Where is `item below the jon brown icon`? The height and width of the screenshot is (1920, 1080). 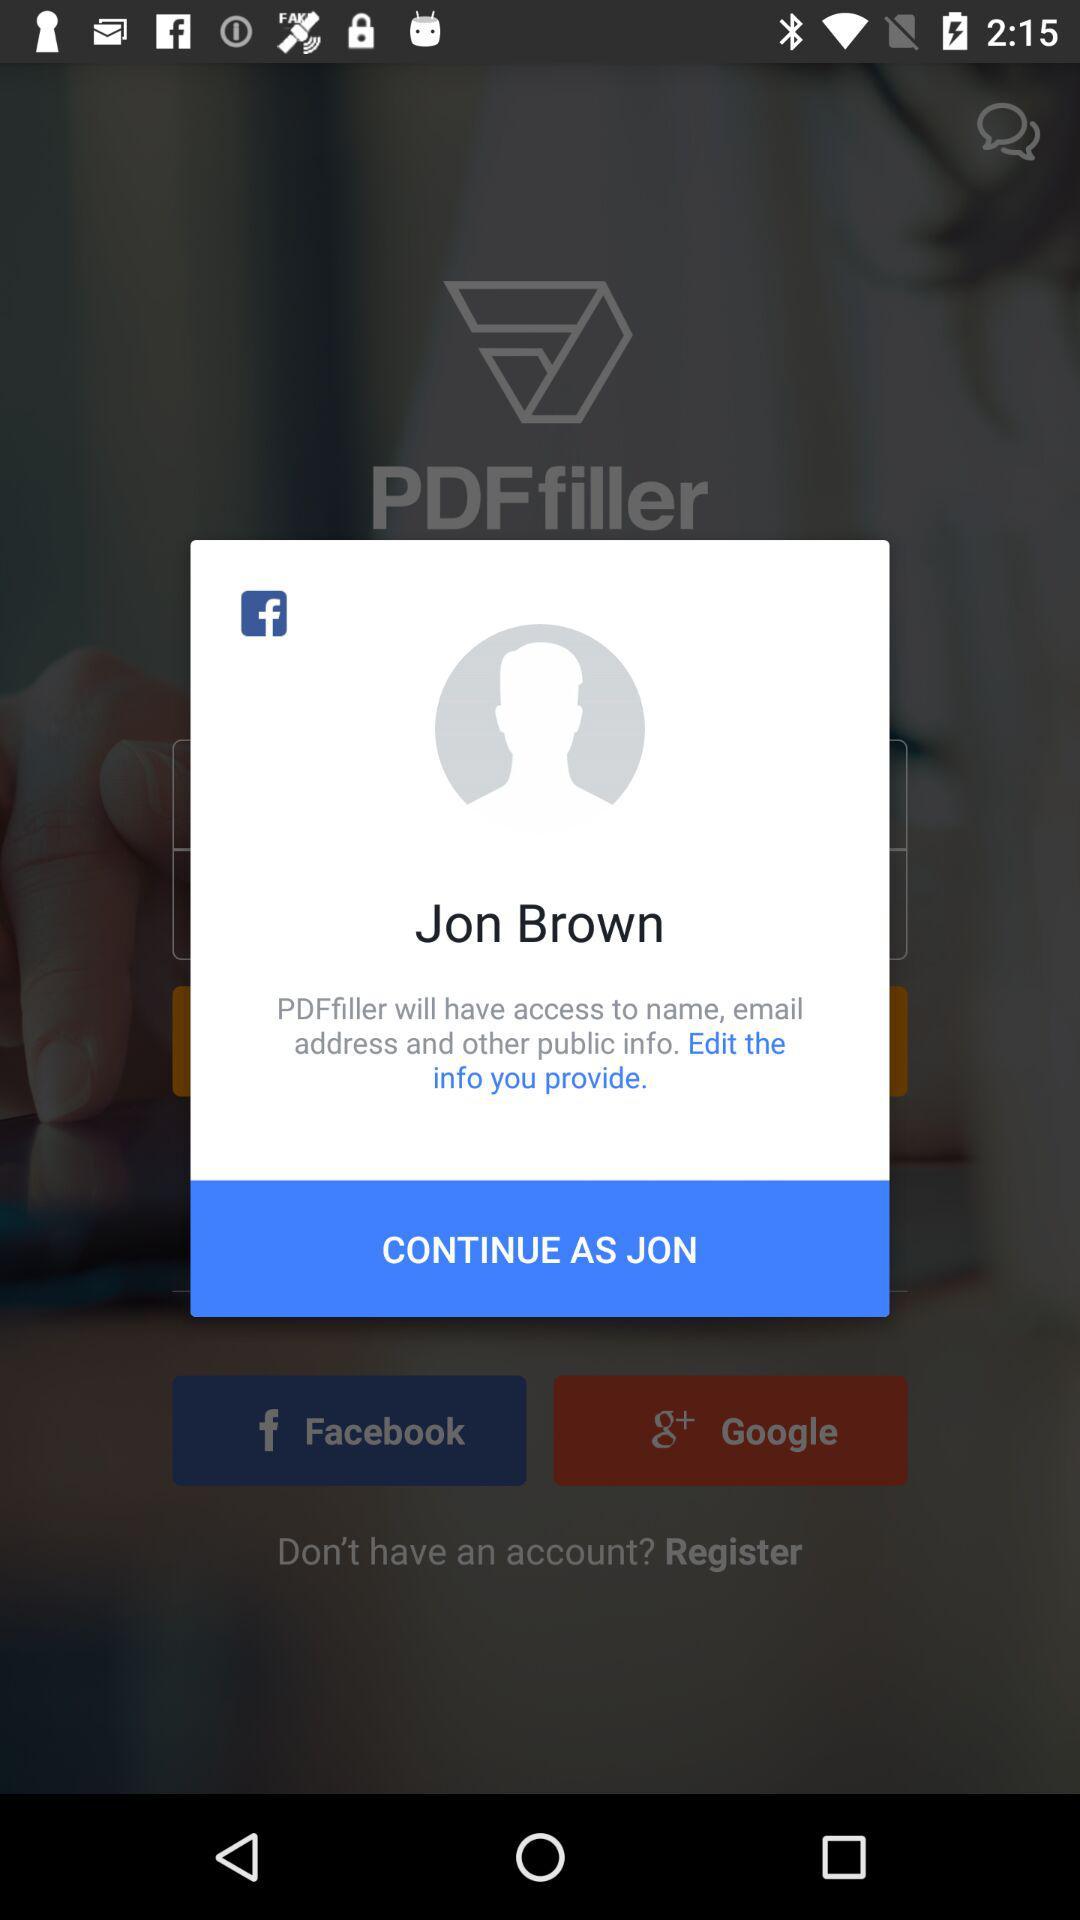
item below the jon brown icon is located at coordinates (540, 1041).